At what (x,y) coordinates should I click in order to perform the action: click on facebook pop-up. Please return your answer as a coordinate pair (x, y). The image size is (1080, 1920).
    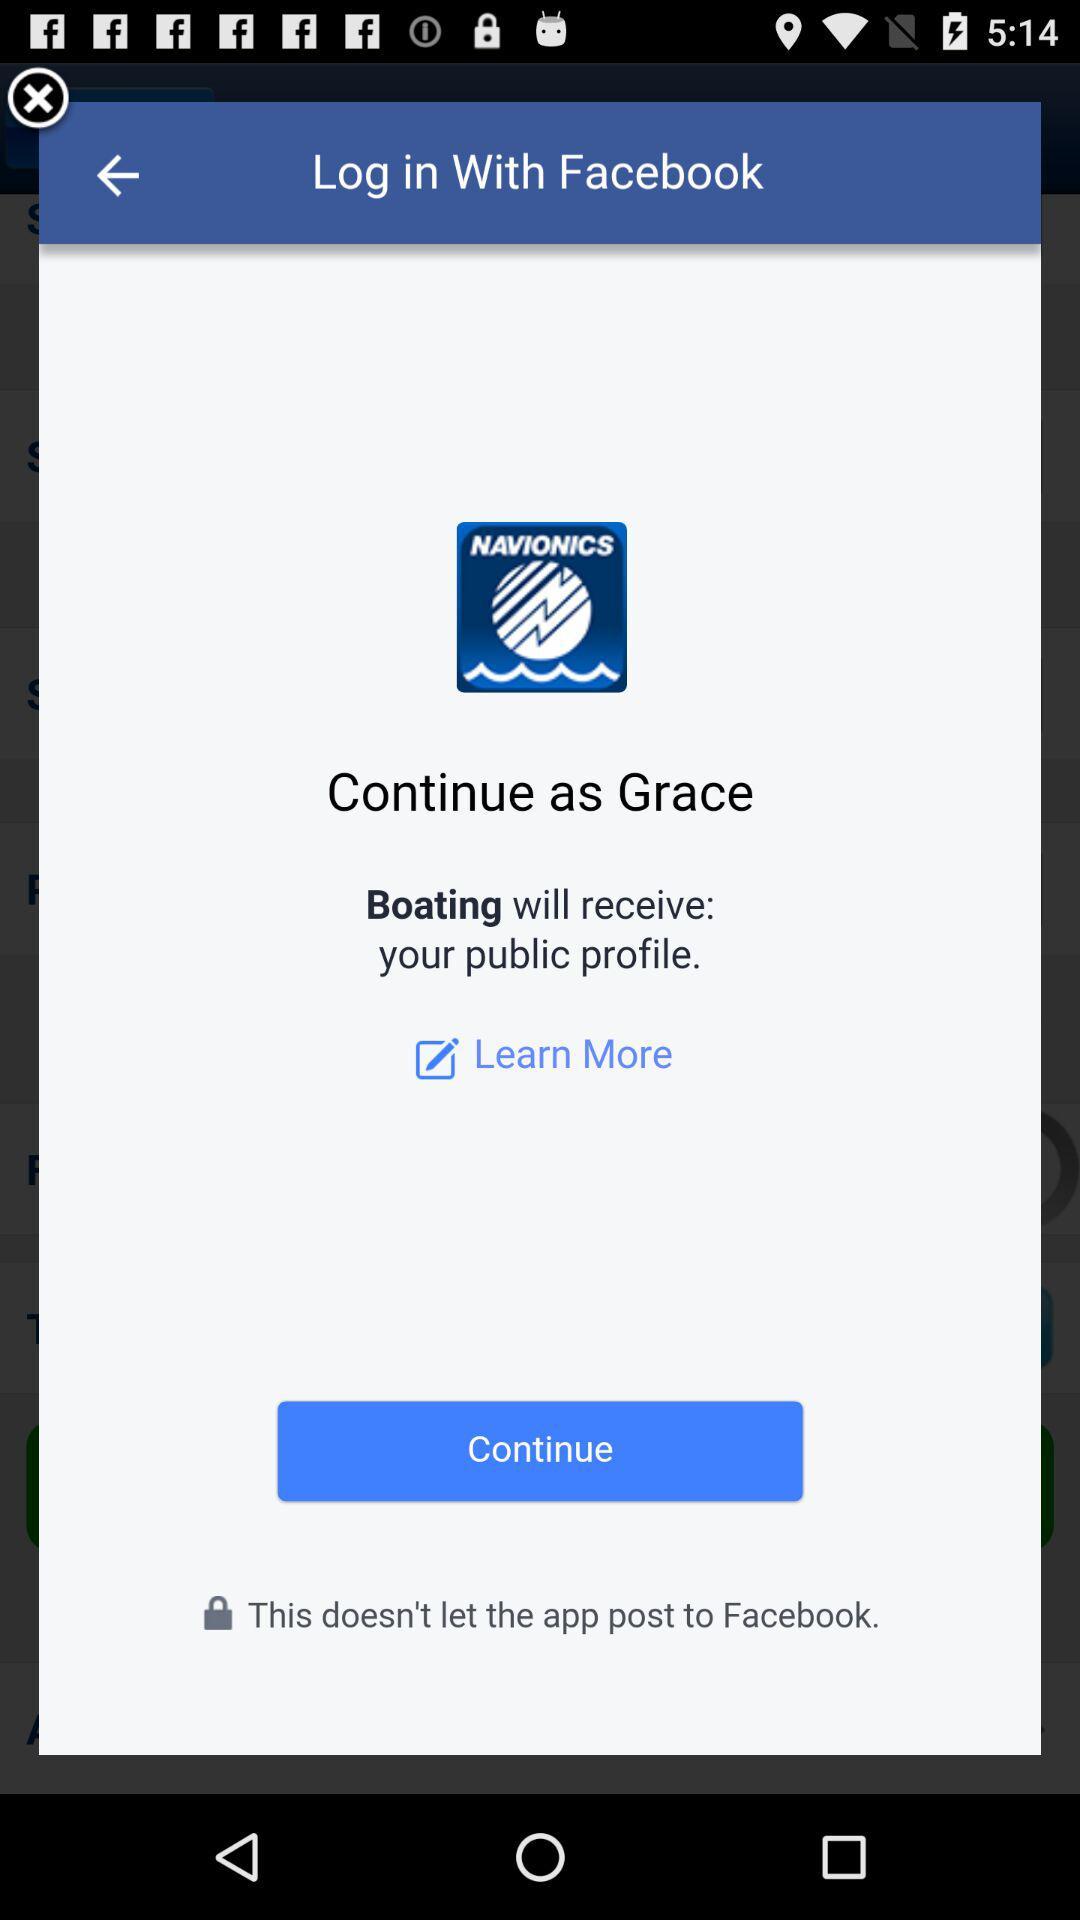
    Looking at the image, I should click on (38, 100).